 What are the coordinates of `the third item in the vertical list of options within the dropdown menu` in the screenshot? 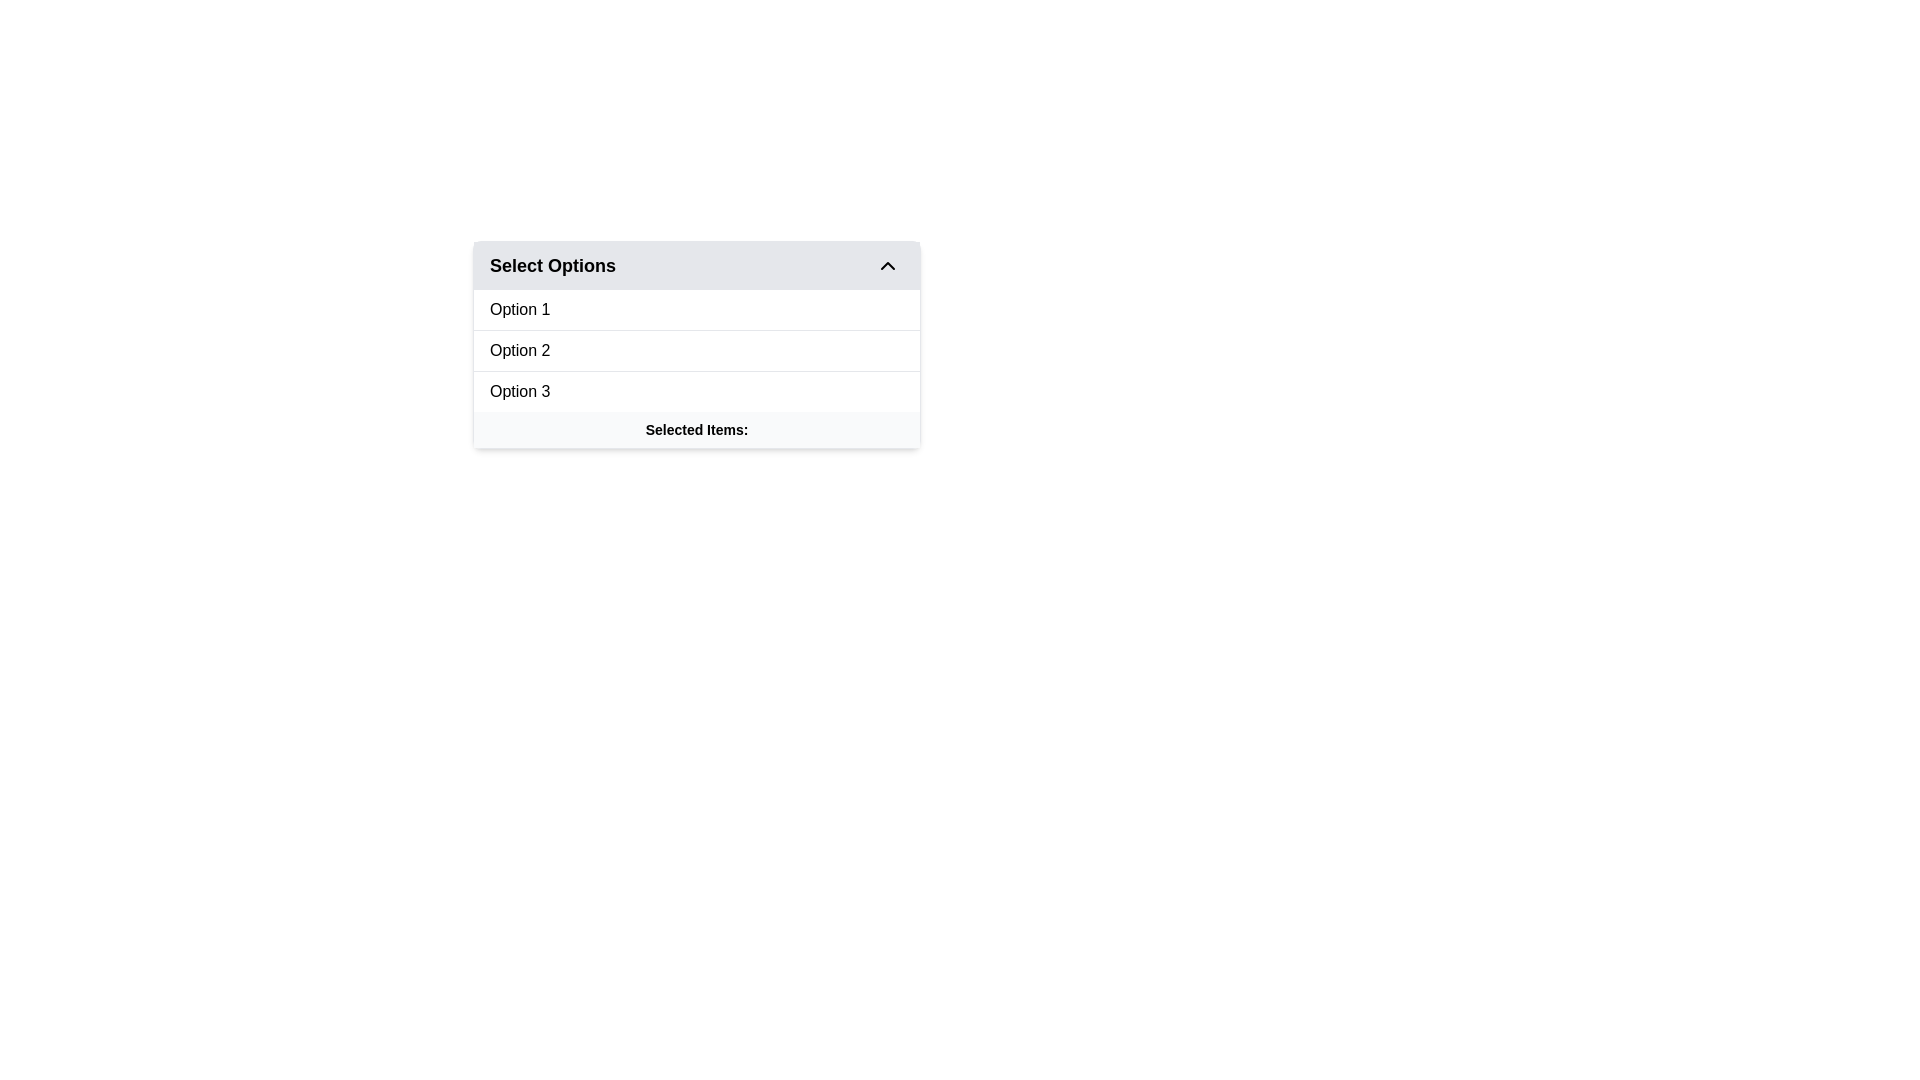 It's located at (696, 391).